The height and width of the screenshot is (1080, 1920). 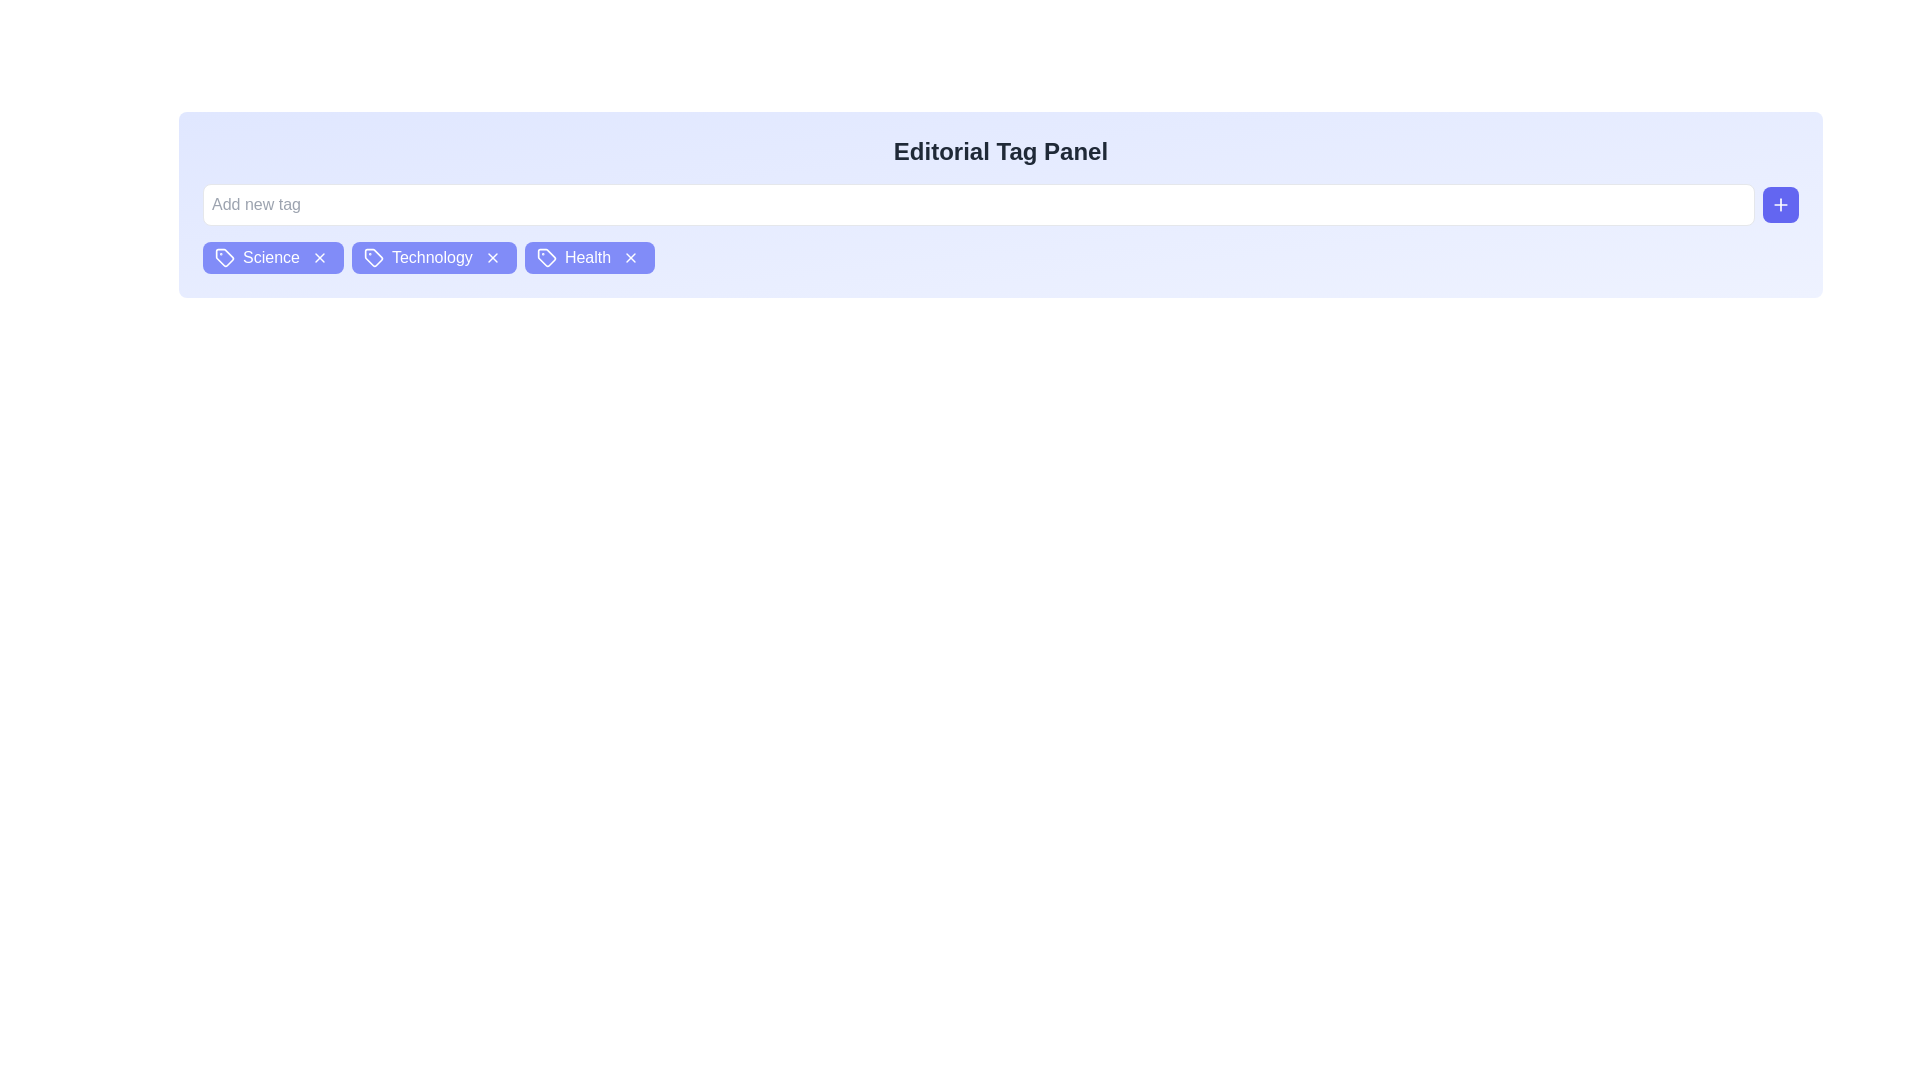 What do you see at coordinates (630, 257) in the screenshot?
I see `the Close button (cross icon) located at the far-right end of the 'Health' tag in the Editorial Tag Panel to potentially display a tooltip` at bounding box center [630, 257].